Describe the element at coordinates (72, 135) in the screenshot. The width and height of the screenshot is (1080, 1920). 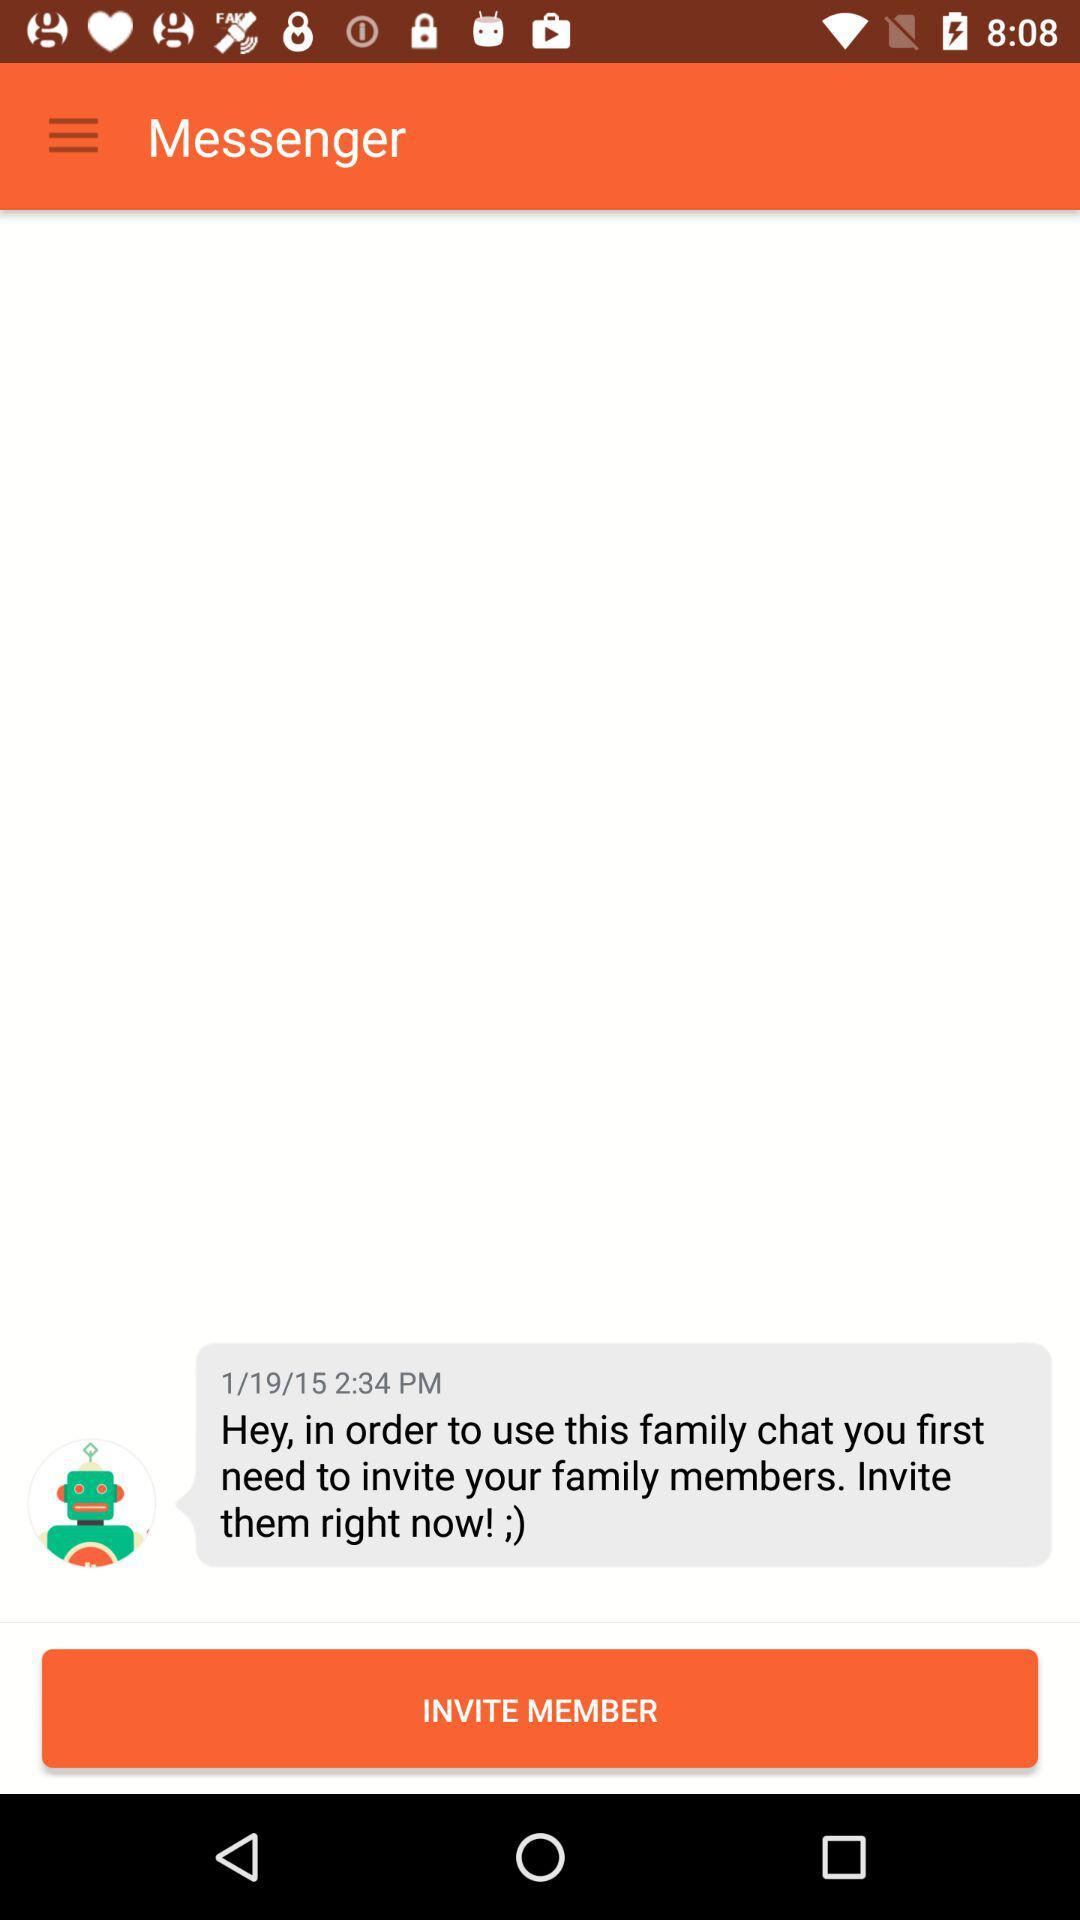
I see `the icon next to the messenger item` at that location.